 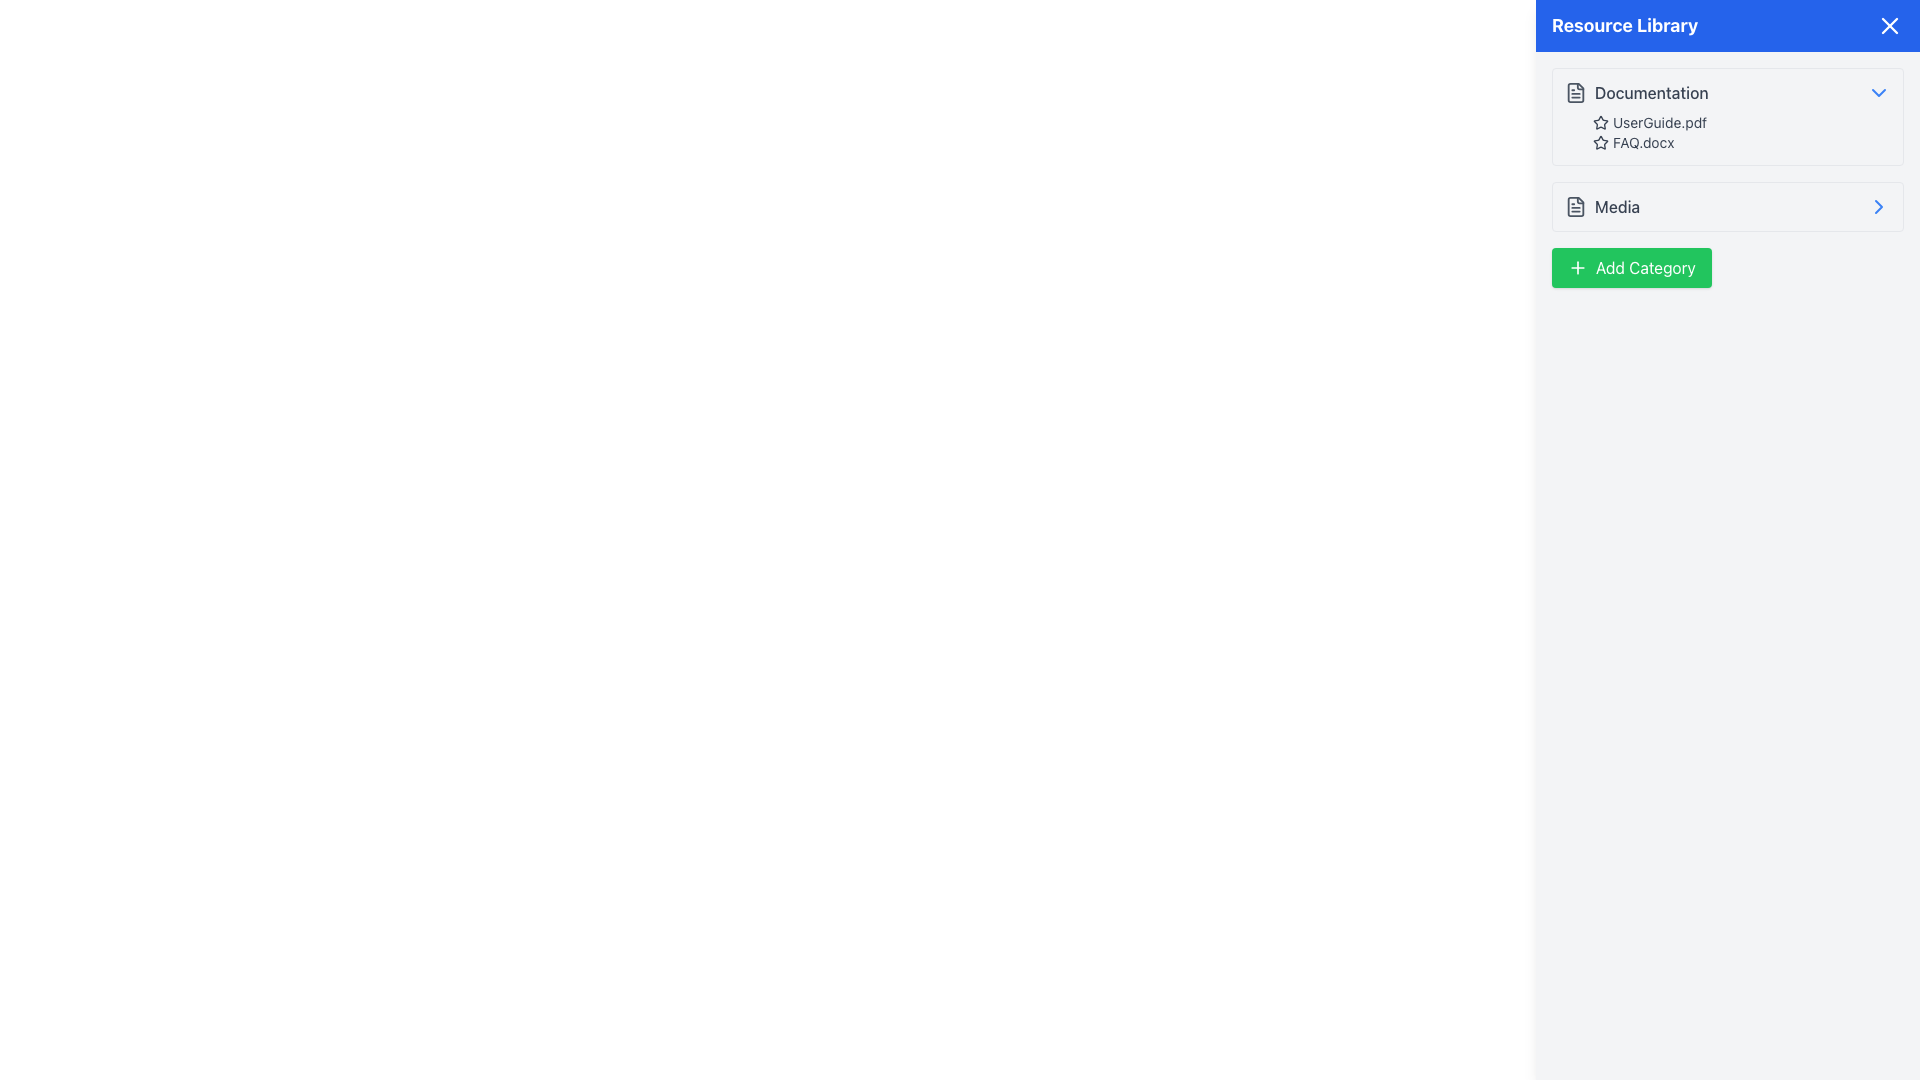 I want to click on the star icon located to the left of the text 'FAQ.docx' in the 'Resource Library' panel under the 'Documentation' subsection to interact with it, so click(x=1601, y=141).